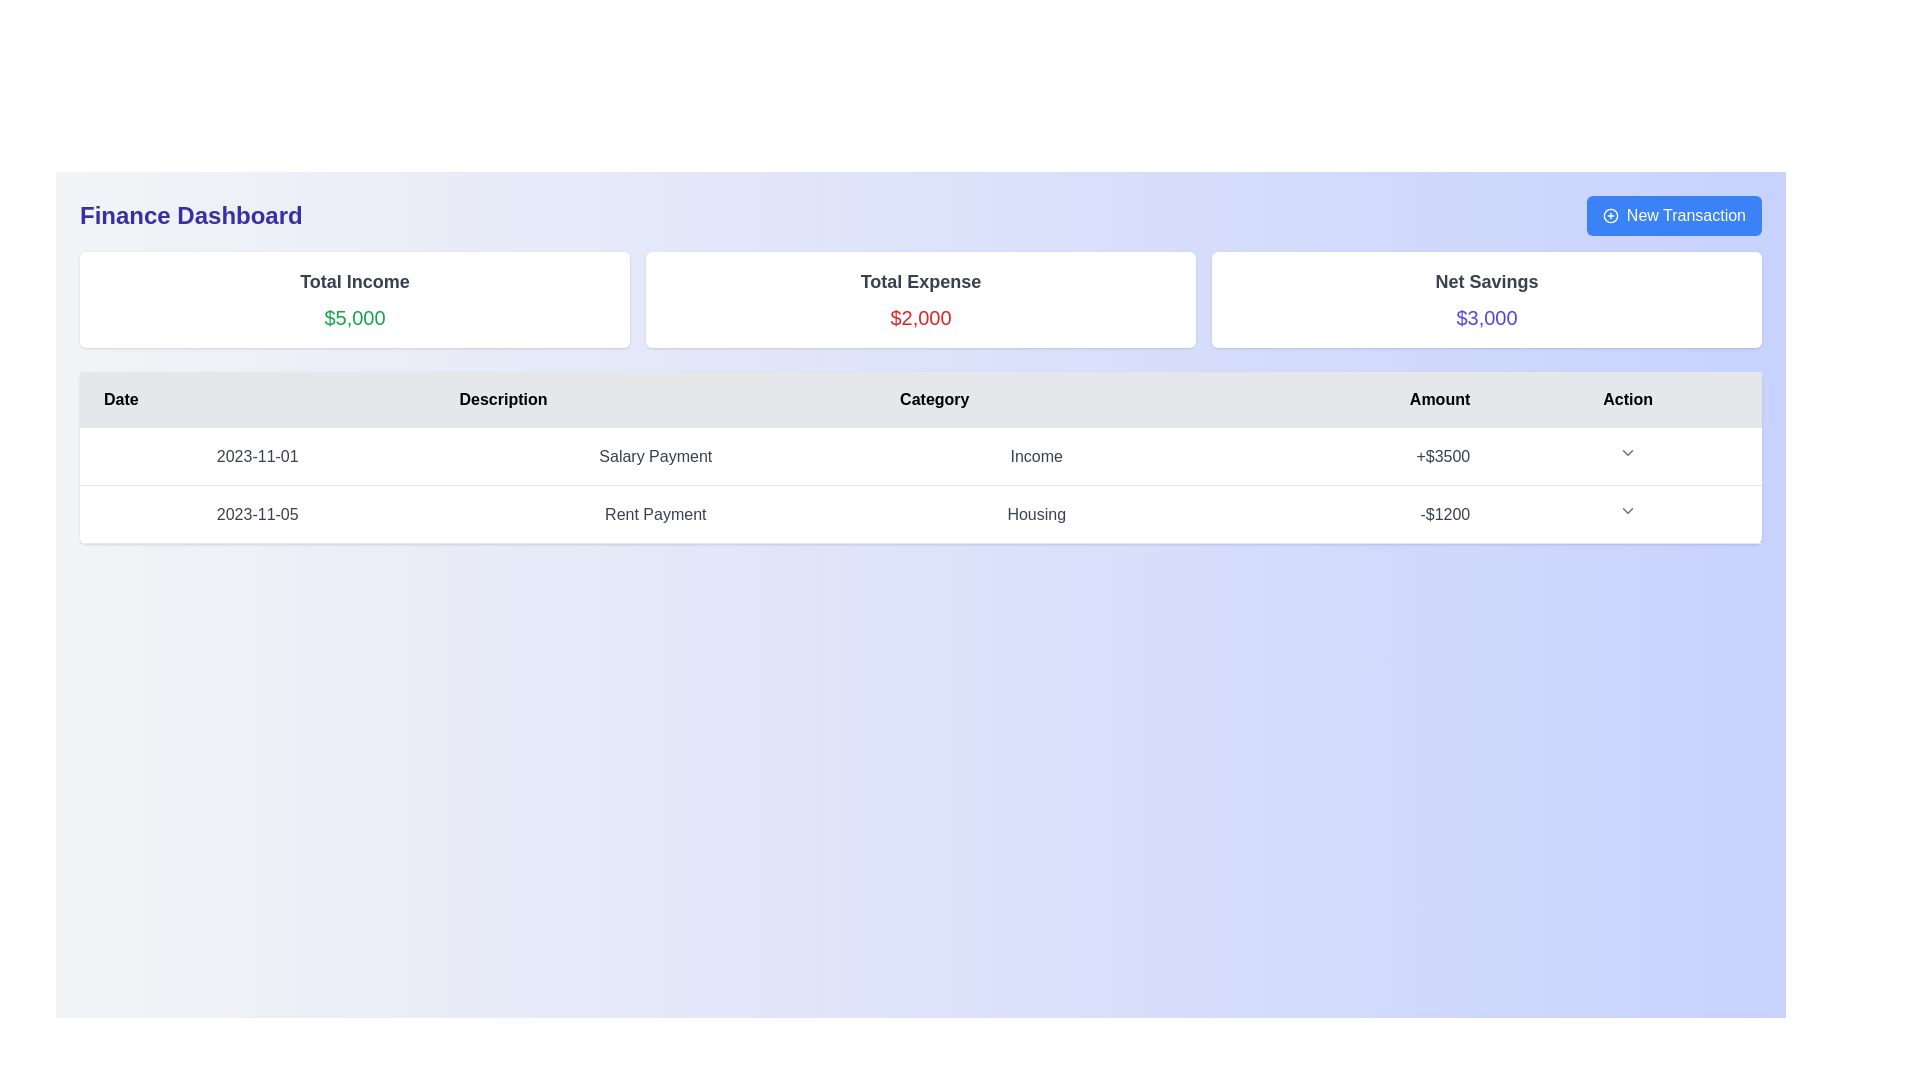 This screenshot has height=1080, width=1920. Describe the element at coordinates (1487, 316) in the screenshot. I see `the displayed financial metric value of $3,000 in the 'Net Savings' card, located at the center of the card in the top-right section of the interface` at that location.